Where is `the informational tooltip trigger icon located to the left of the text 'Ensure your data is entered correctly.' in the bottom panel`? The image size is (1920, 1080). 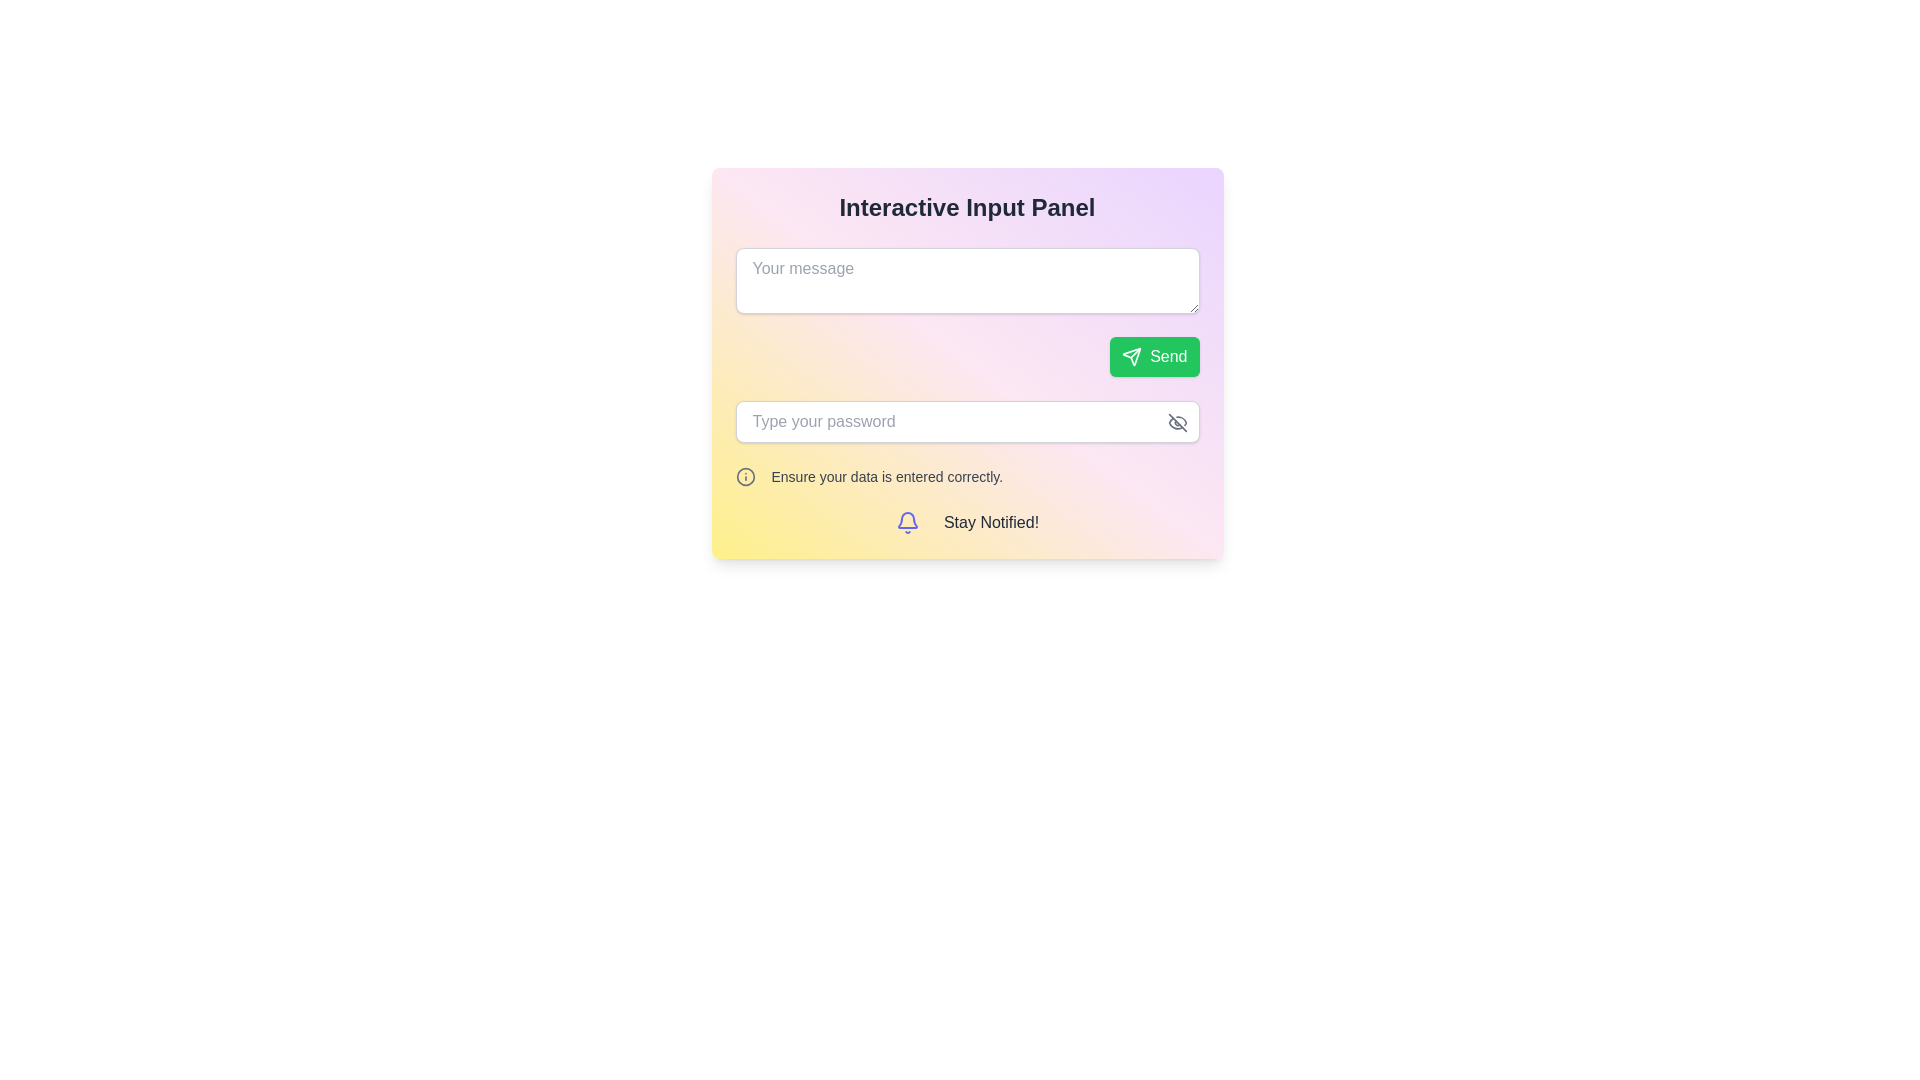 the informational tooltip trigger icon located to the left of the text 'Ensure your data is entered correctly.' in the bottom panel is located at coordinates (744, 477).